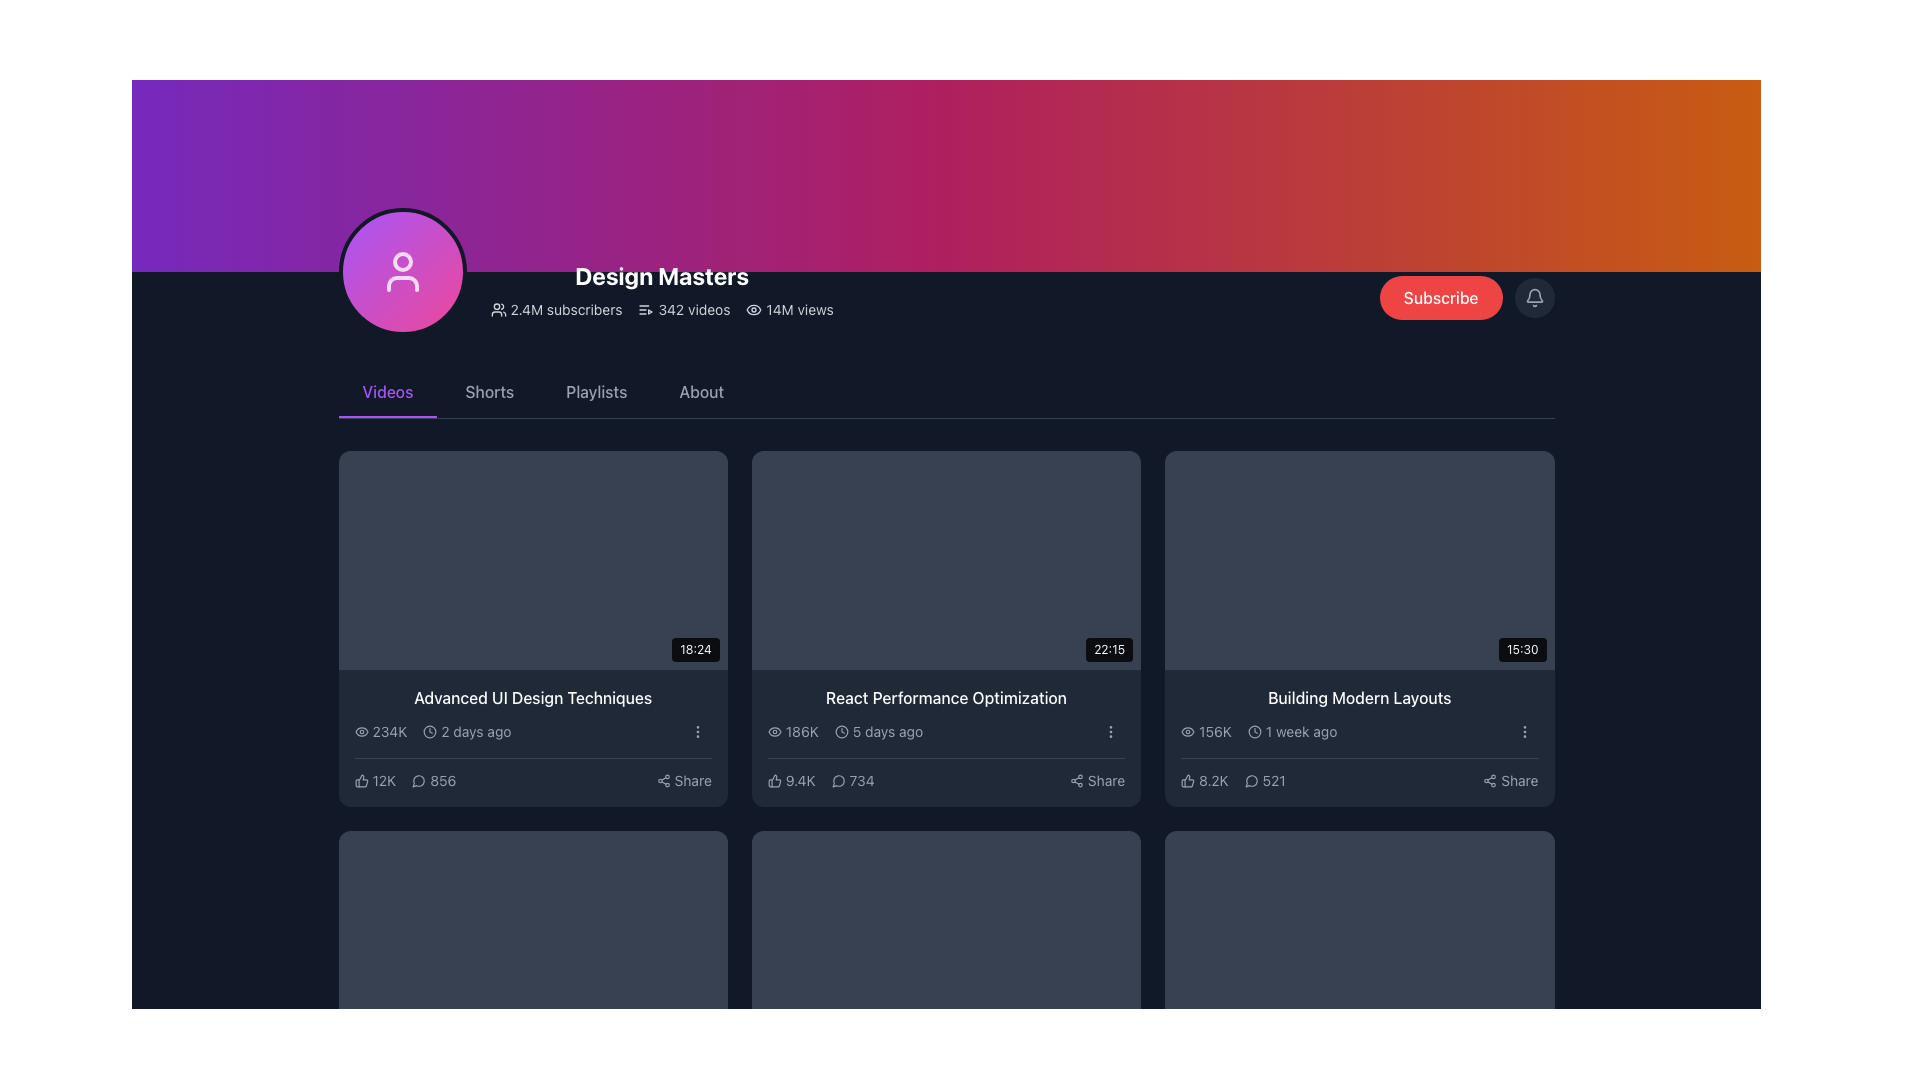  What do you see at coordinates (533, 697) in the screenshot?
I see `the title text label of the video located in the top-left corner of the visible video list` at bounding box center [533, 697].